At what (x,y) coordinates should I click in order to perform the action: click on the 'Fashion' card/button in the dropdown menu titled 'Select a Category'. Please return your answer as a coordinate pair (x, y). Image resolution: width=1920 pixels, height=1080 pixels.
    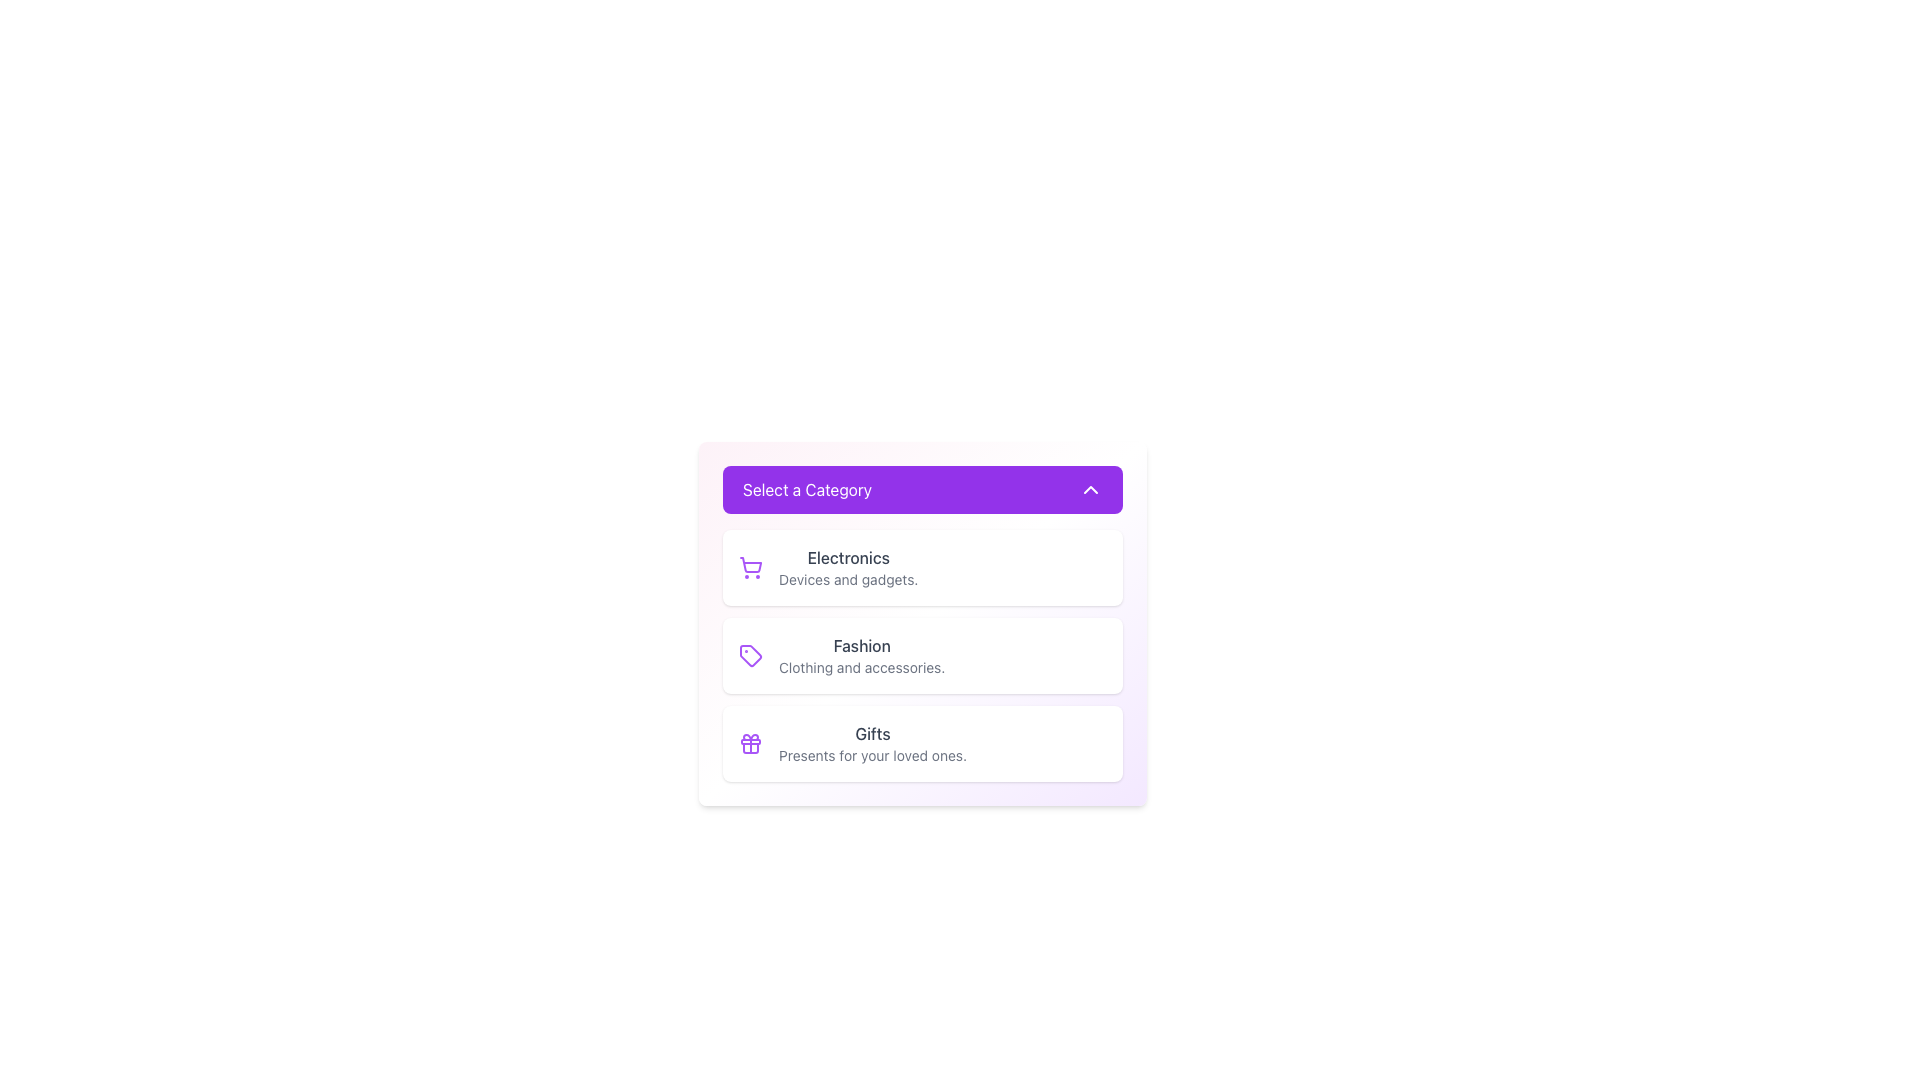
    Looking at the image, I should click on (921, 655).